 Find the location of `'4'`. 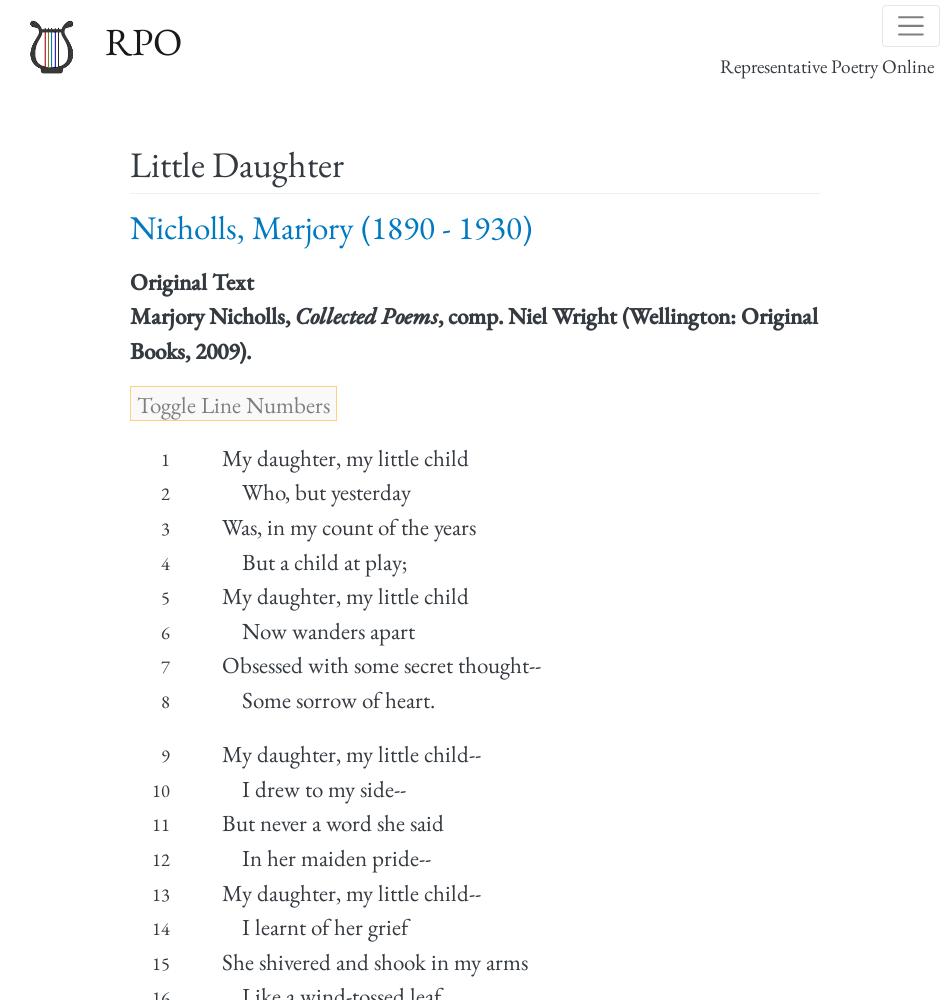

'4' is located at coordinates (165, 562).